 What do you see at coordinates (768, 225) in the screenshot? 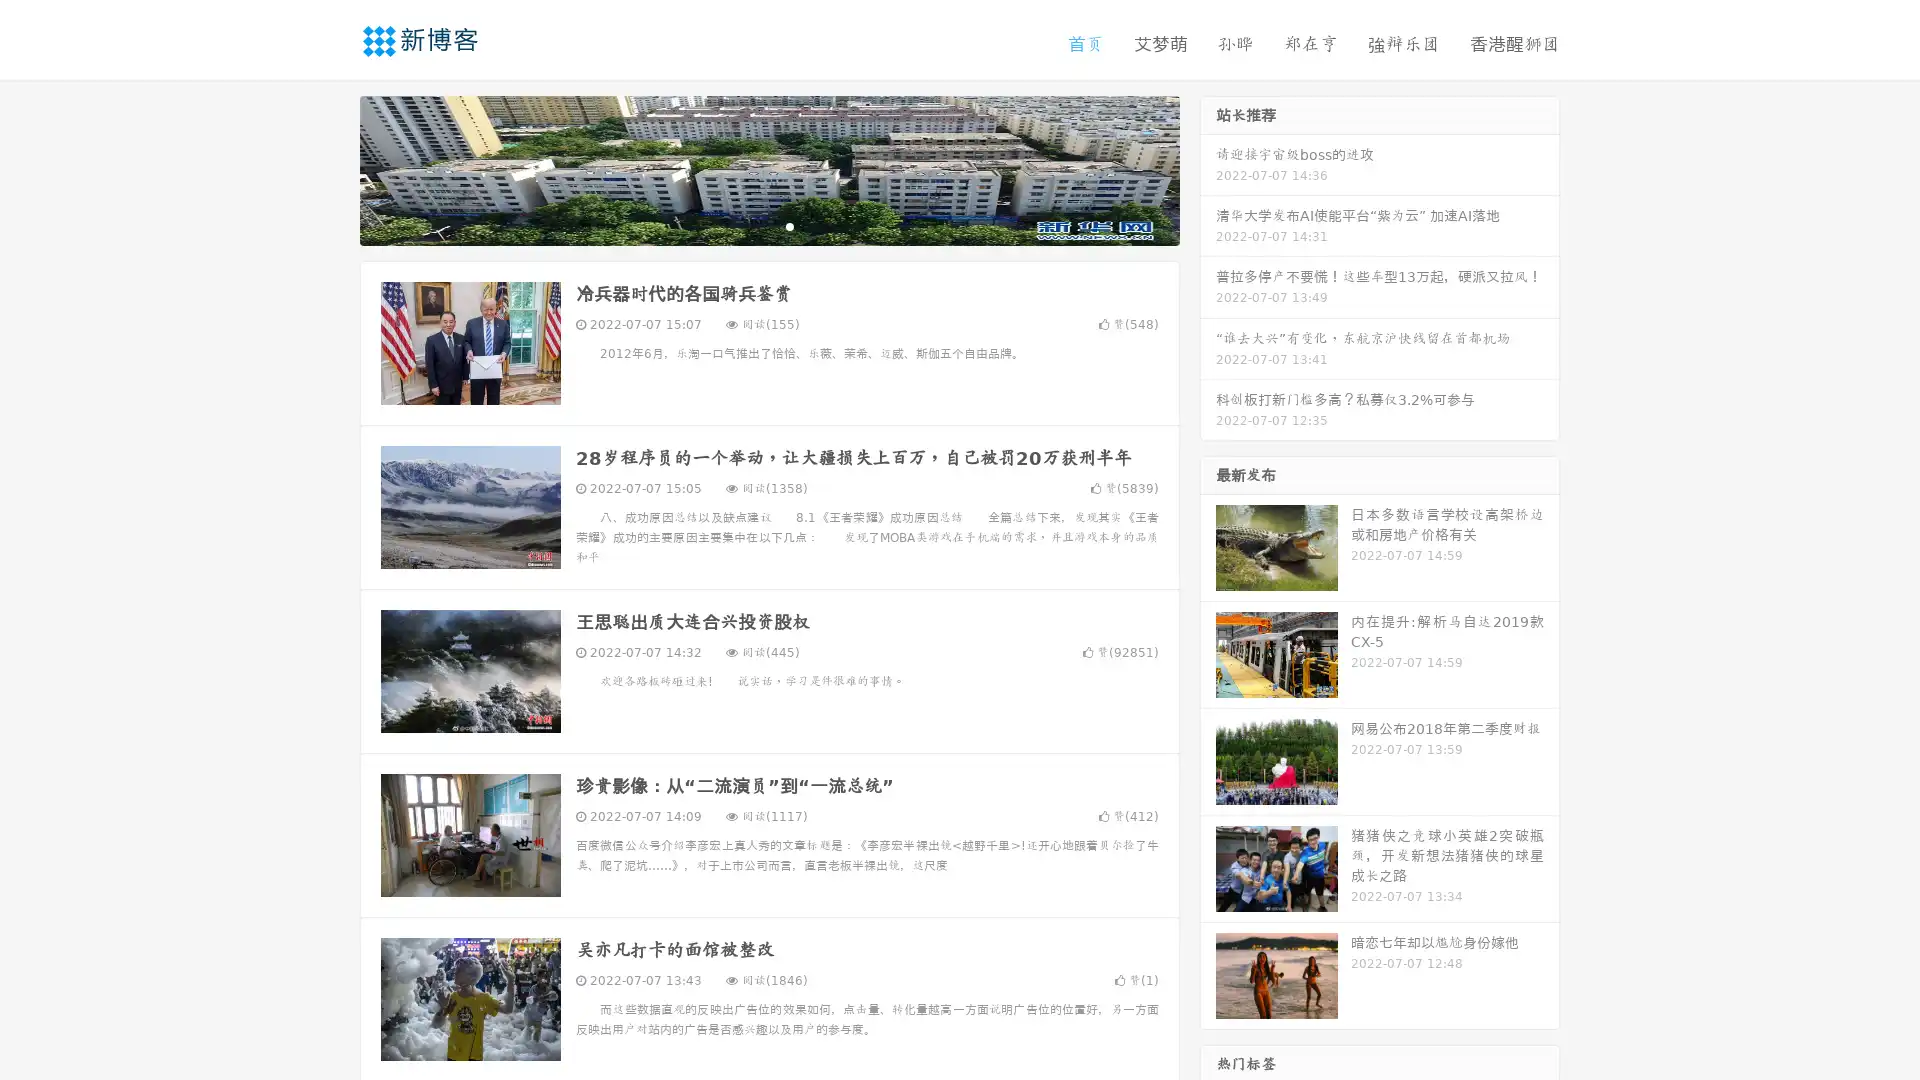
I see `Go to slide 2` at bounding box center [768, 225].